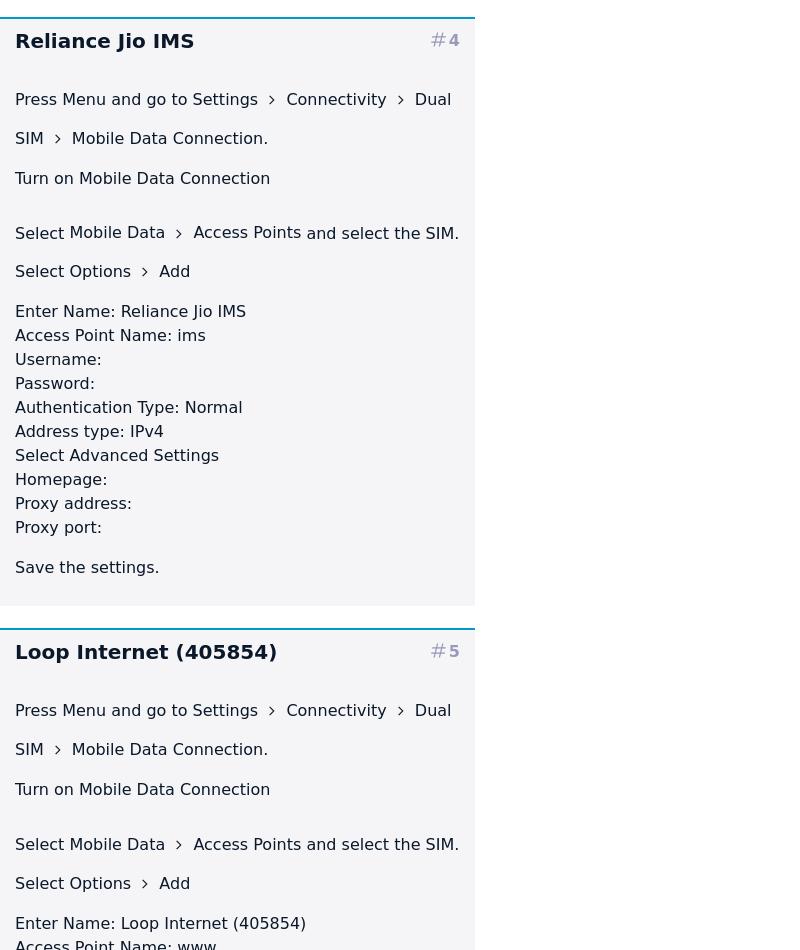 The width and height of the screenshot is (800, 950). Describe the element at coordinates (86, 567) in the screenshot. I see `'Save the settings.'` at that location.